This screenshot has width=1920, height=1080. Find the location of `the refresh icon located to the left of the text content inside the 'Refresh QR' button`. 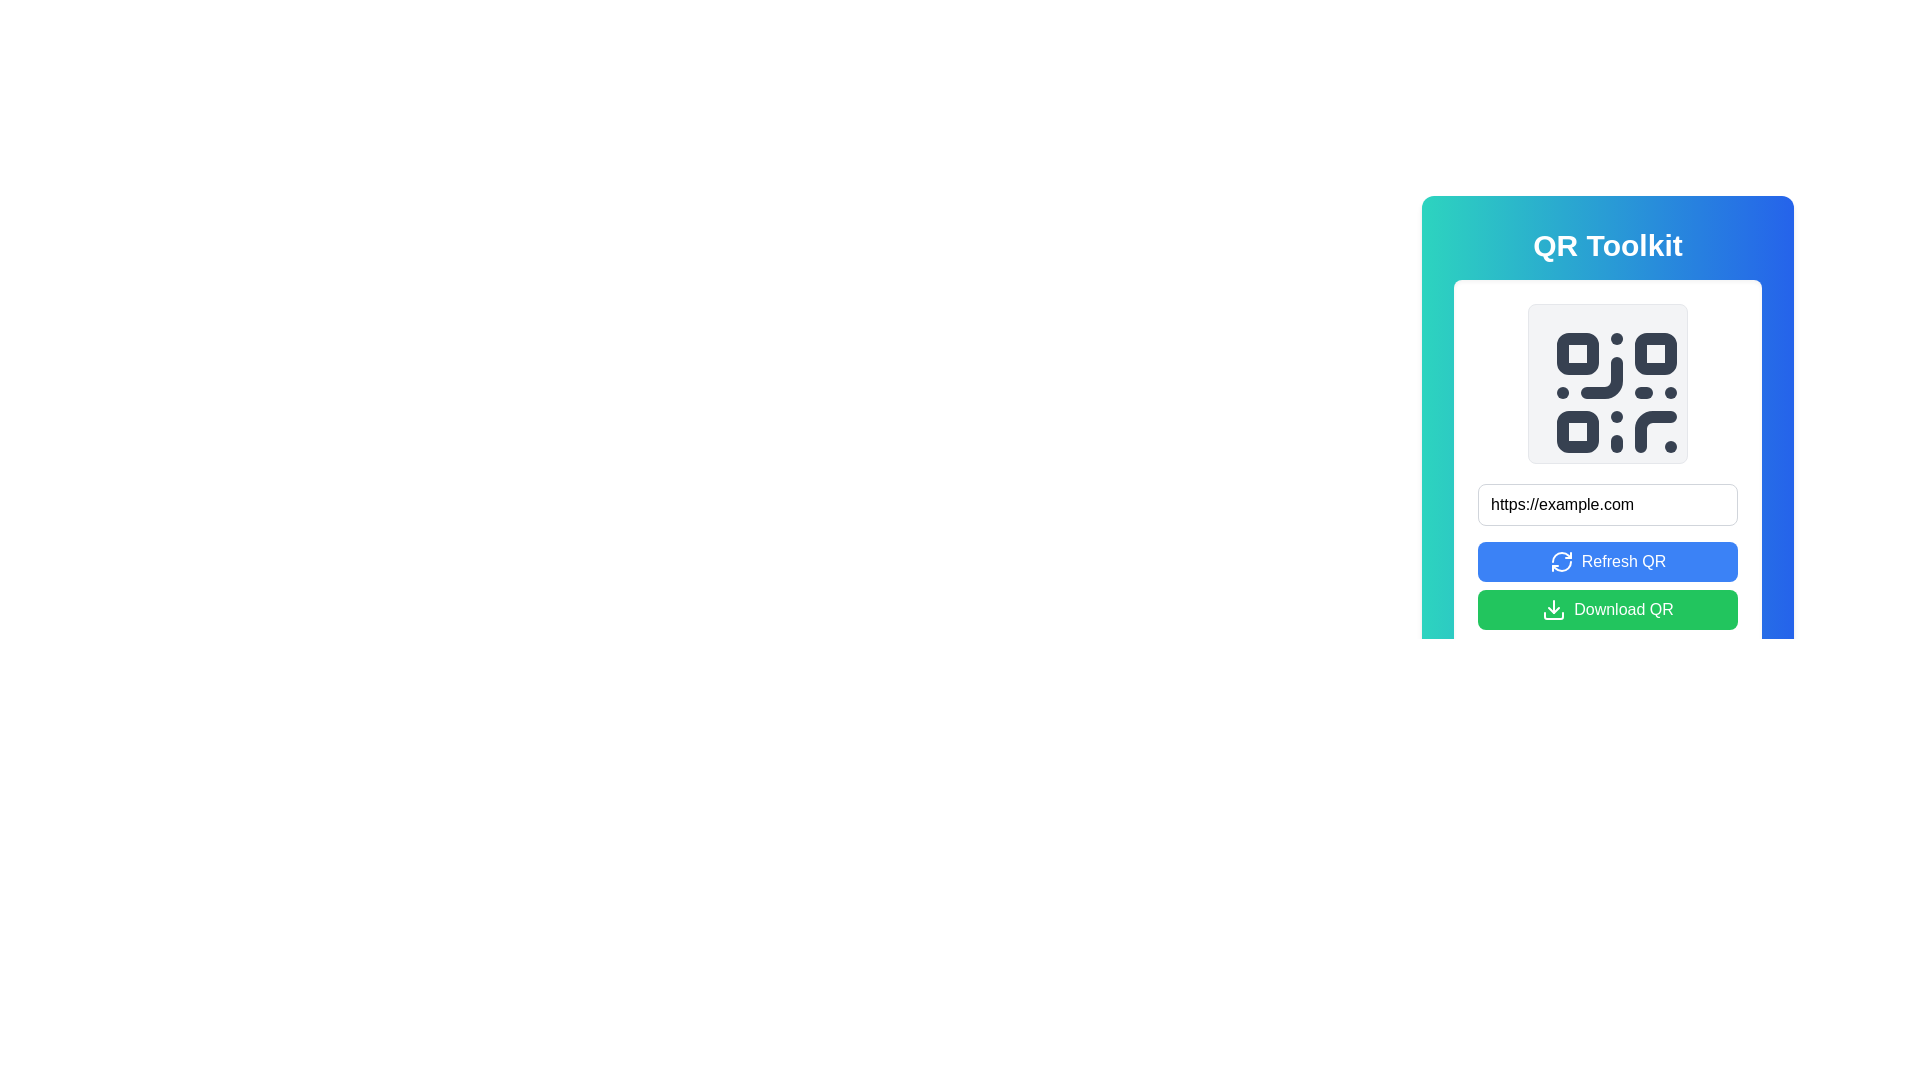

the refresh icon located to the left of the text content inside the 'Refresh QR' button is located at coordinates (1560, 562).